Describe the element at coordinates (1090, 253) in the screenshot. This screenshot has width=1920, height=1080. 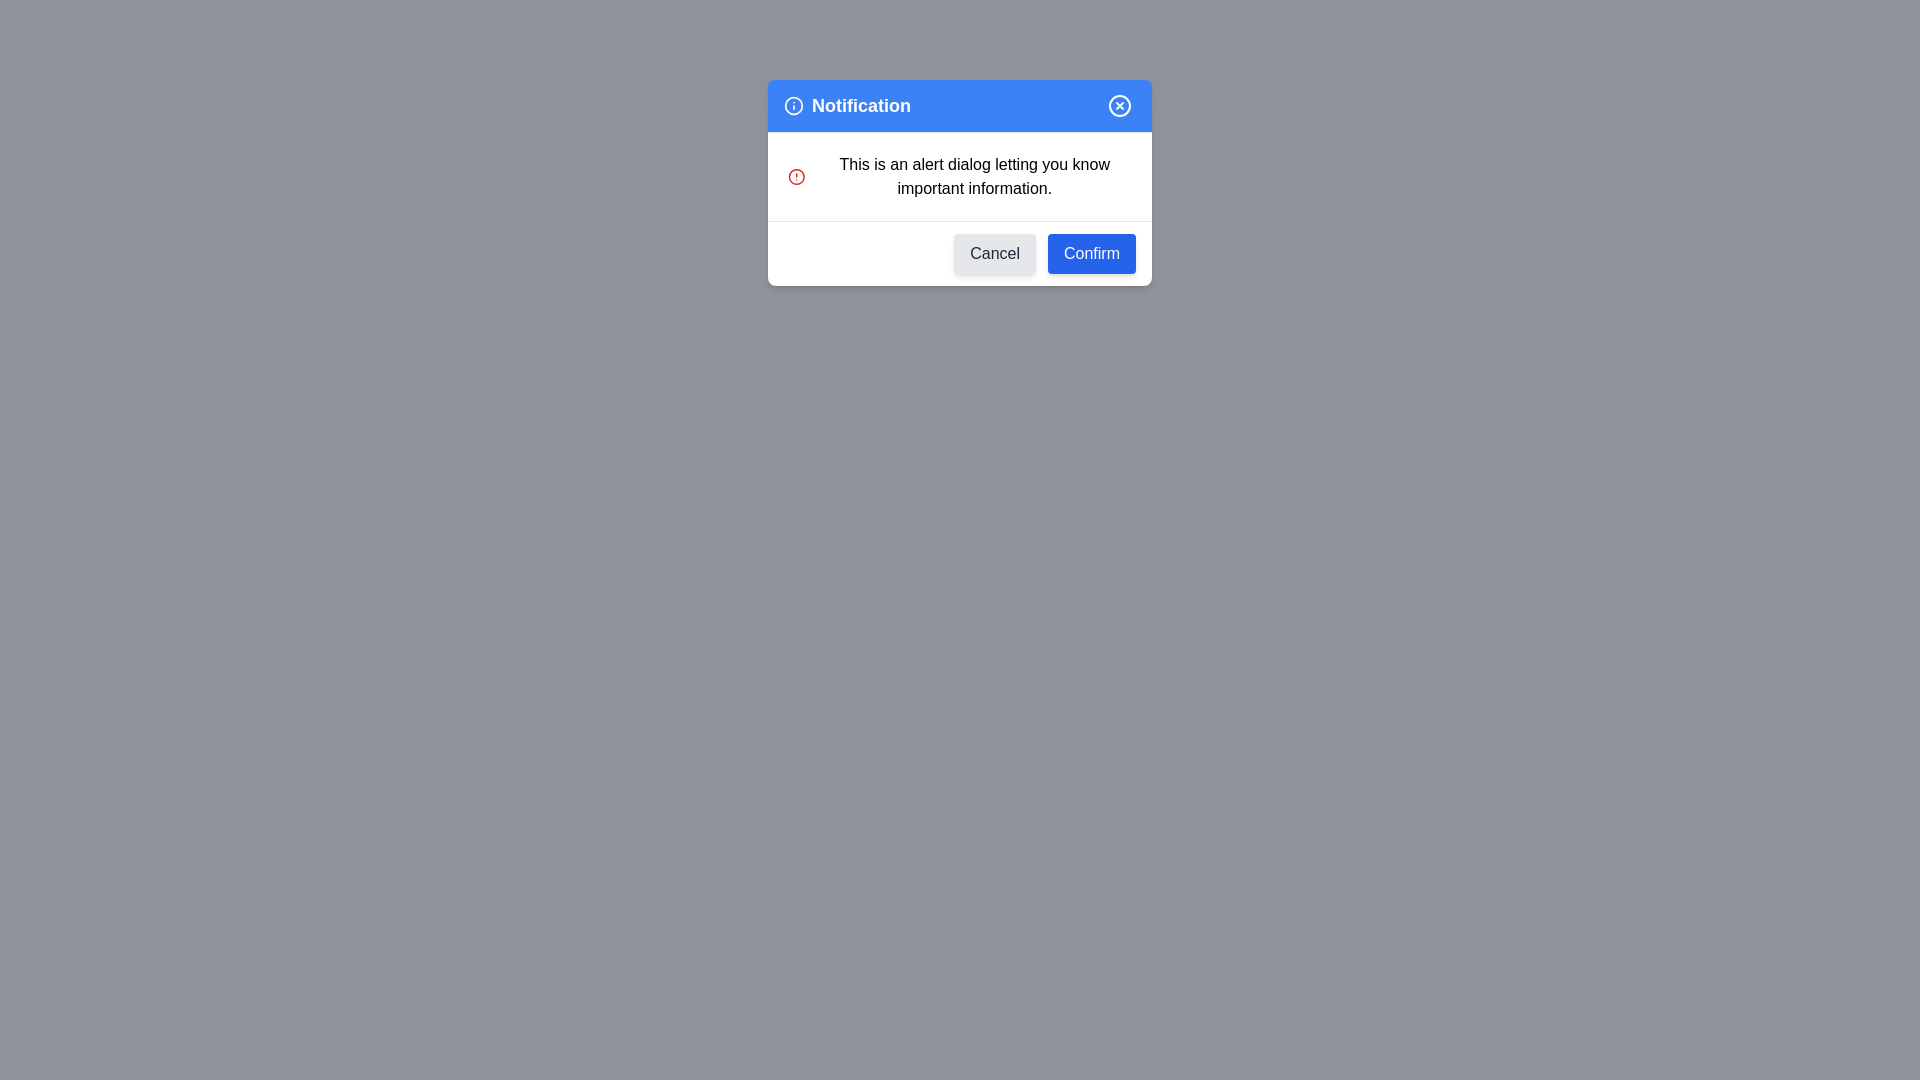
I see `the blue 'Confirm' button with white text` at that location.